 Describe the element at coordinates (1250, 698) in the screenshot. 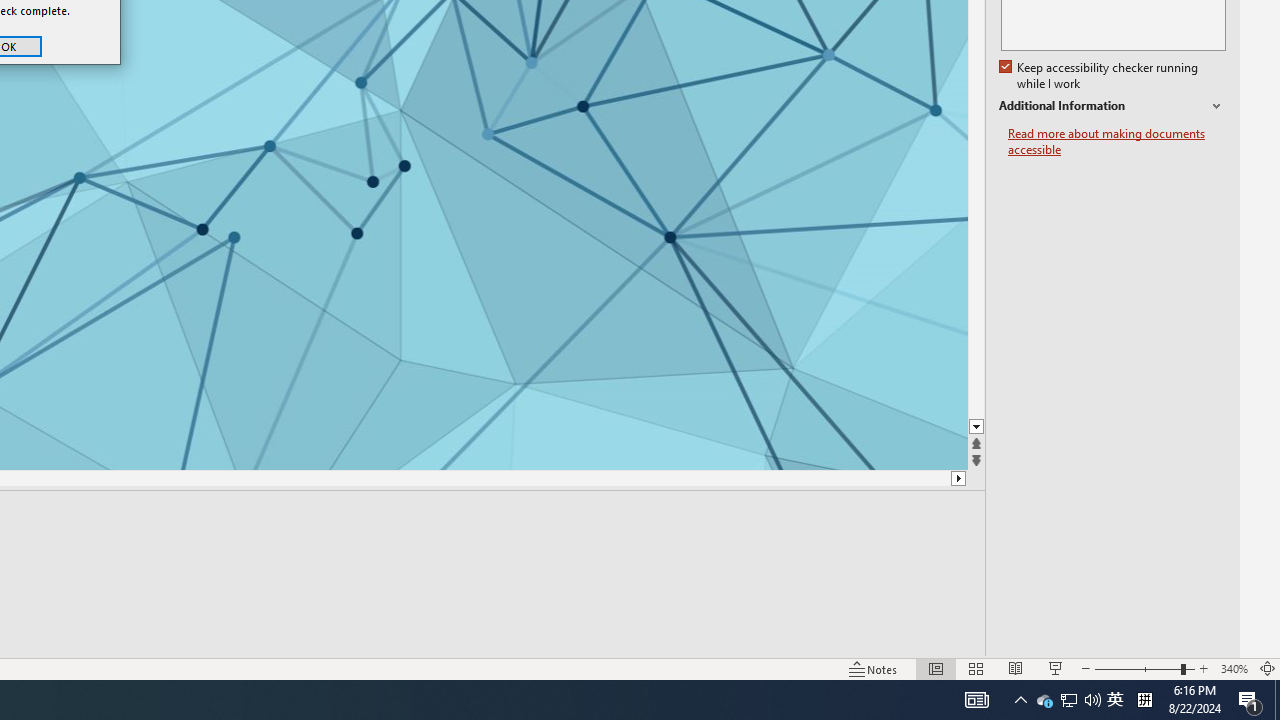

I see `'Action Center, 1 new notification'` at that location.